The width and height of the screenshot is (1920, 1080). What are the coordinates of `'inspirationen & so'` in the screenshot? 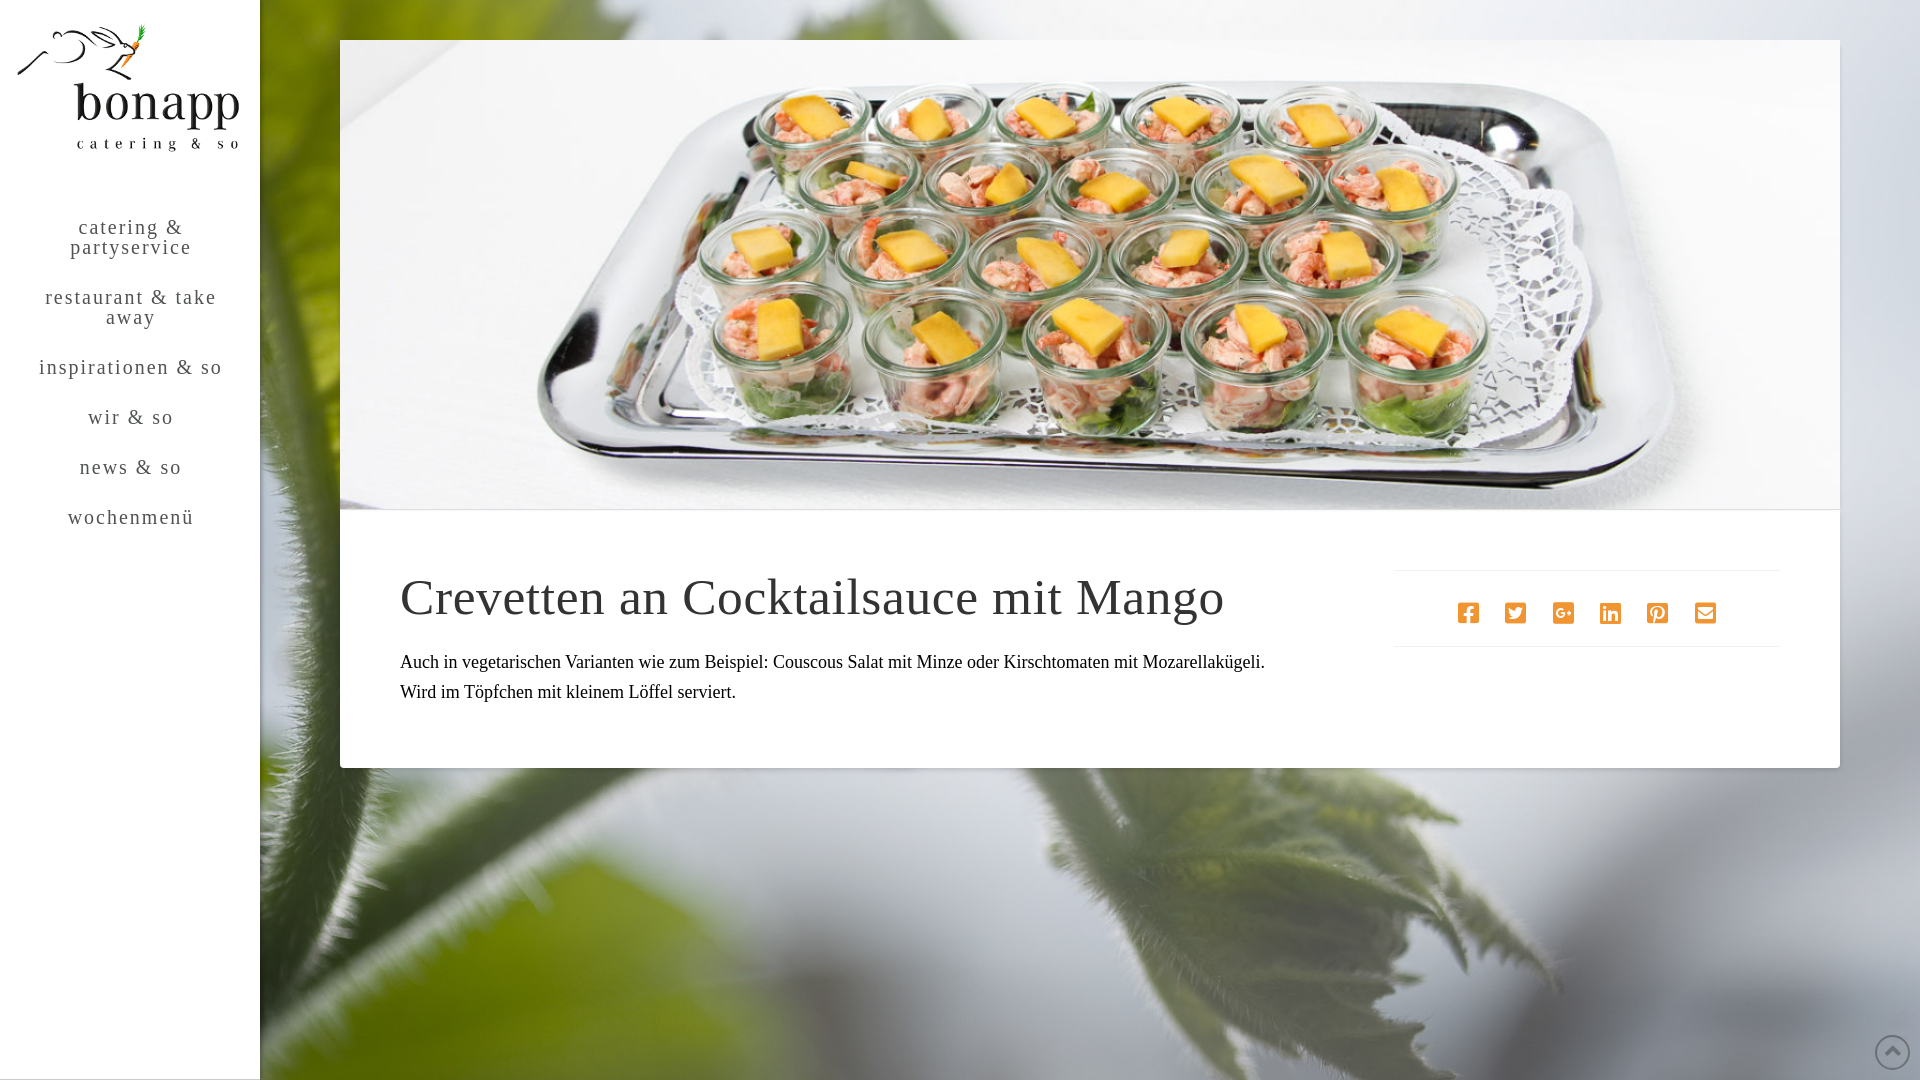 It's located at (128, 366).